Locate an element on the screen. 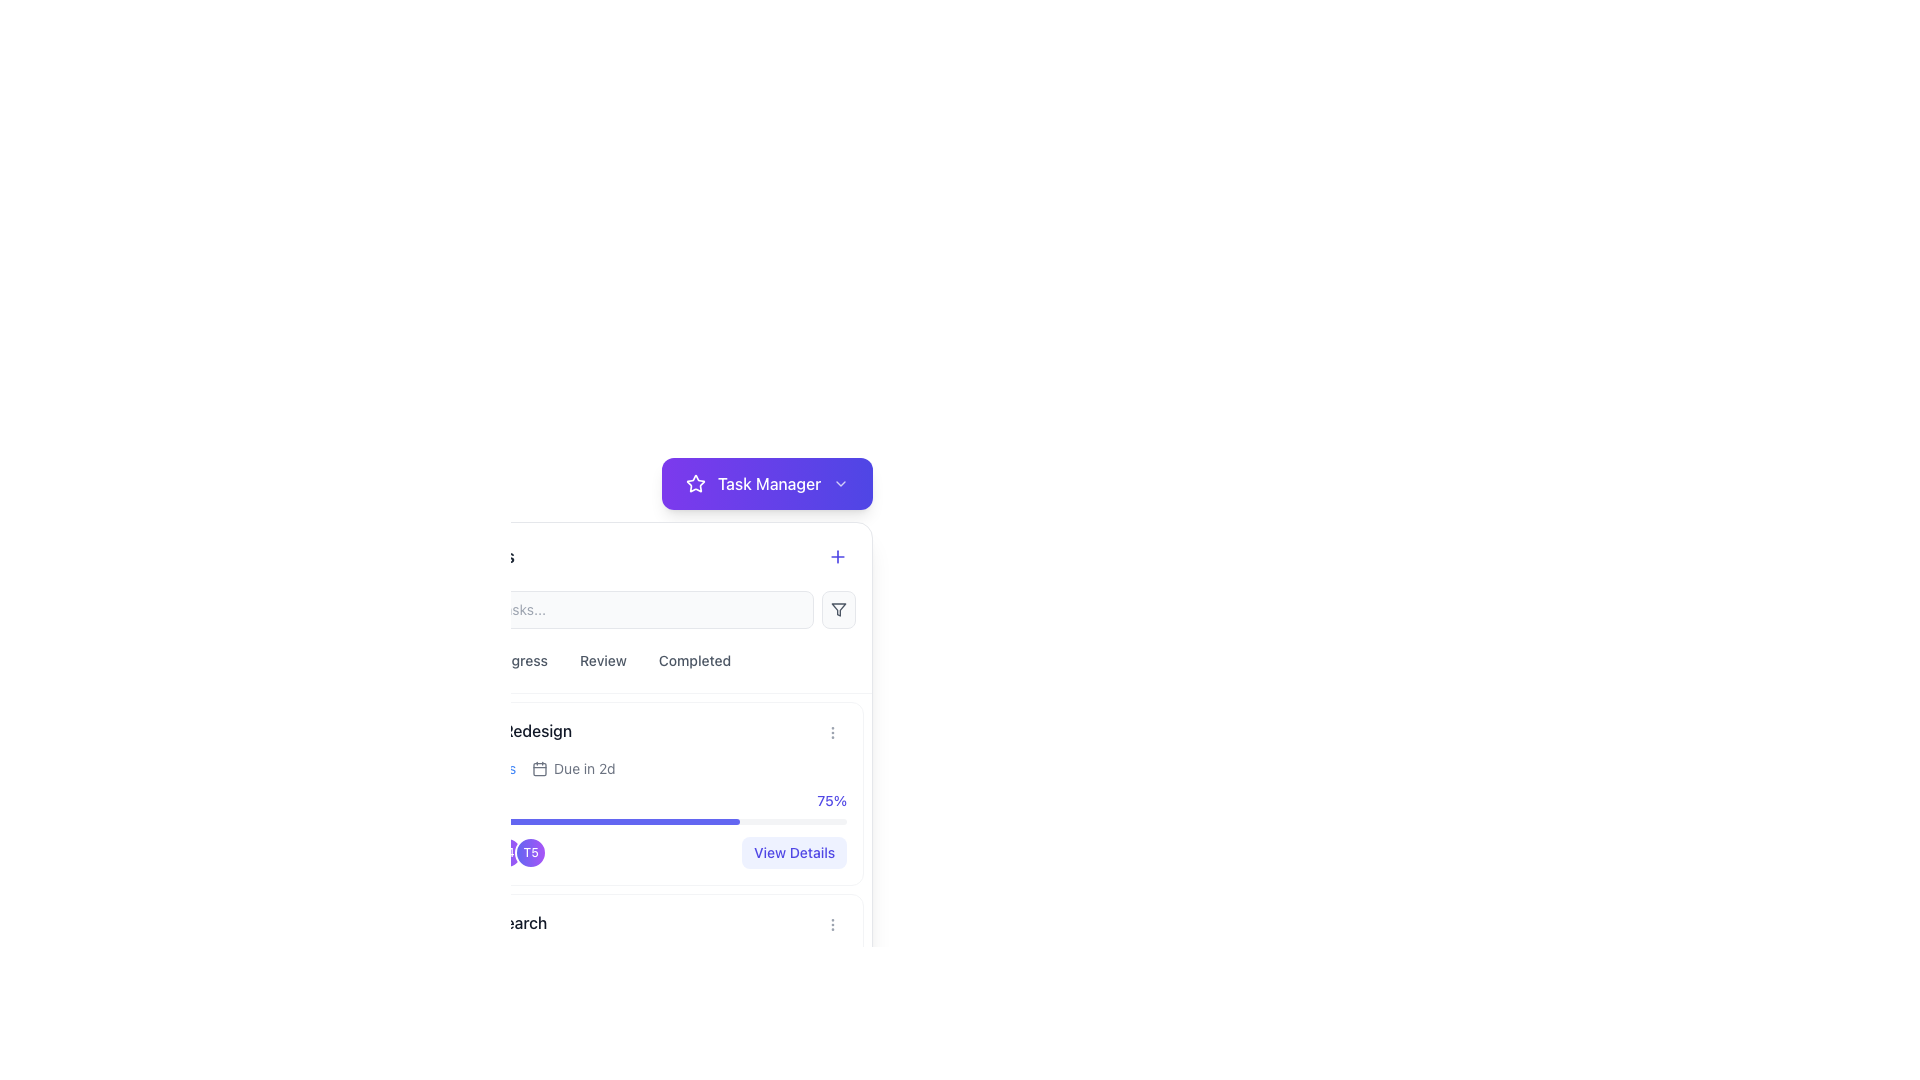  the visual representation of group members or items by focusing on the row of three small circles displaying text ('T1', 'T2', 'T3') with a gradient background, positioned to the left of the 'View Details' button is located at coordinates (458, 1044).